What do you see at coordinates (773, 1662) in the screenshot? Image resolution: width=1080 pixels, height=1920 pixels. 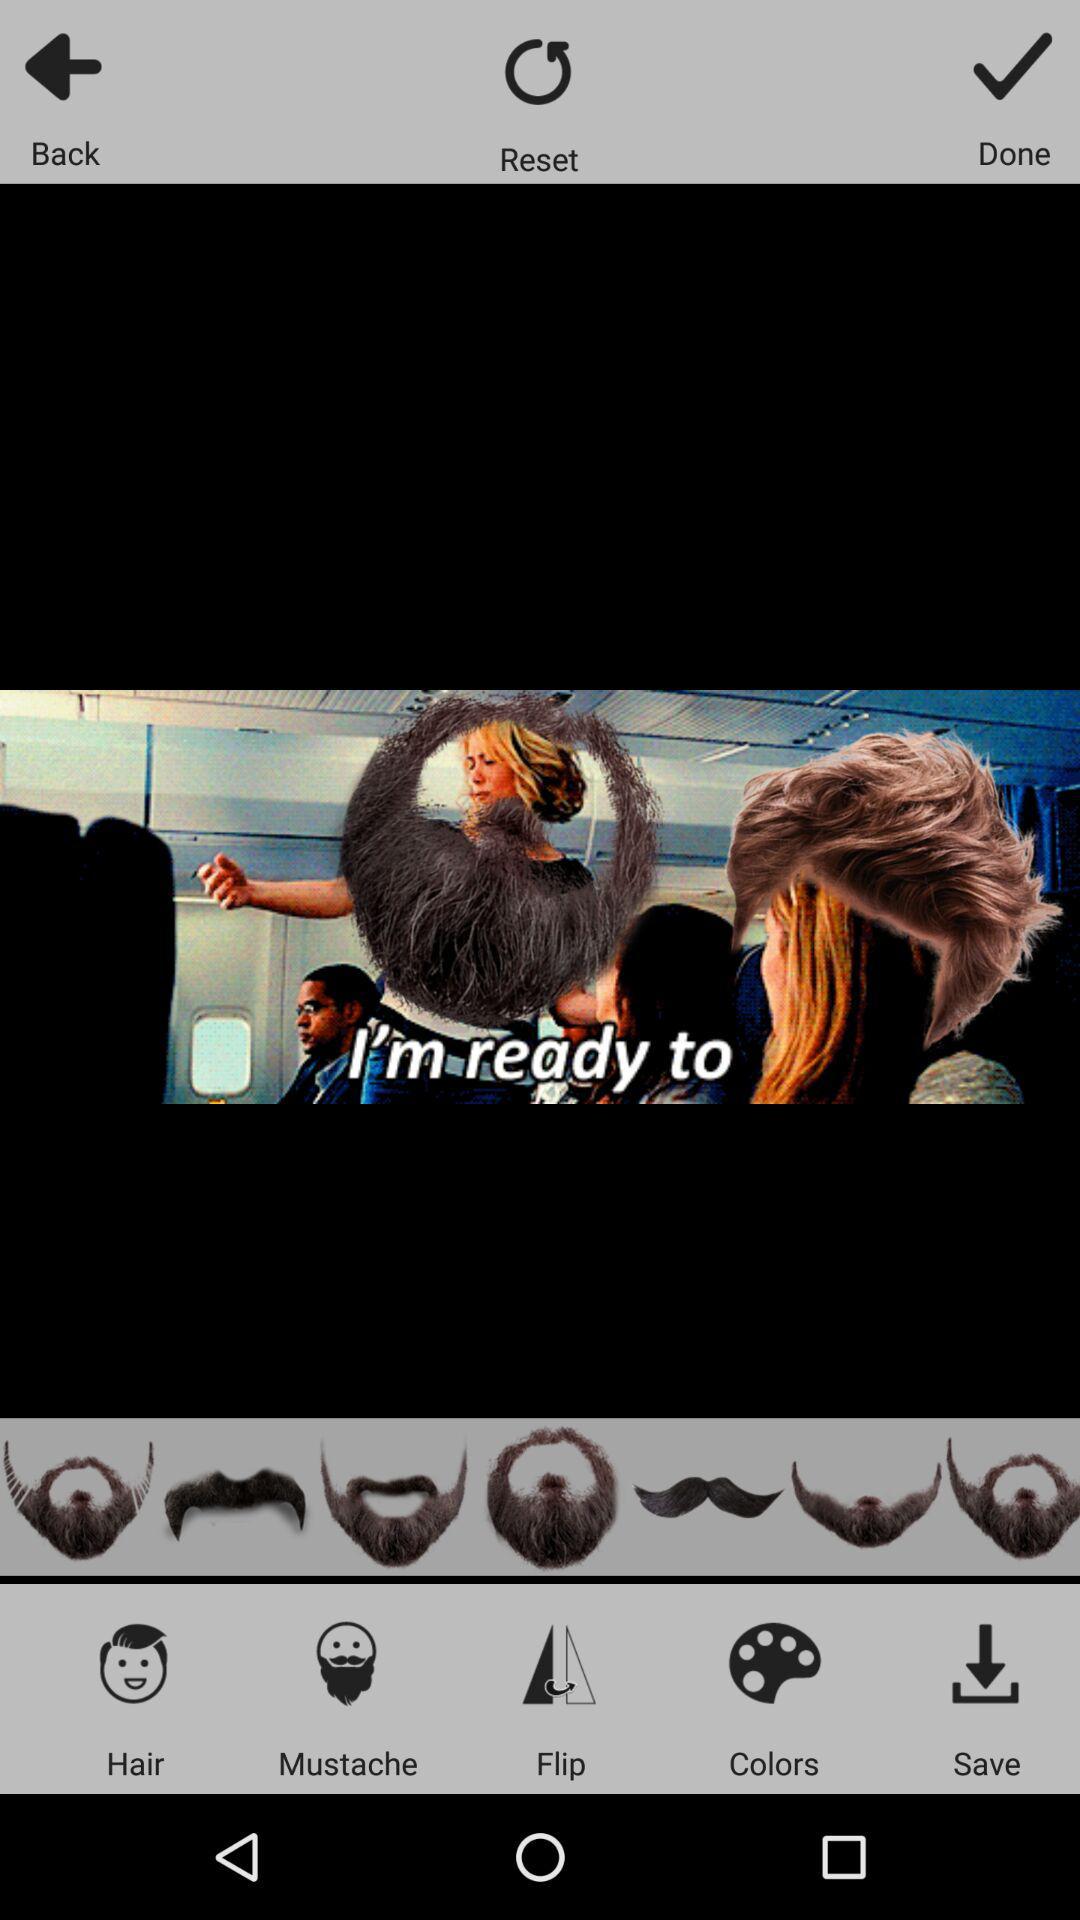 I see `color` at bounding box center [773, 1662].